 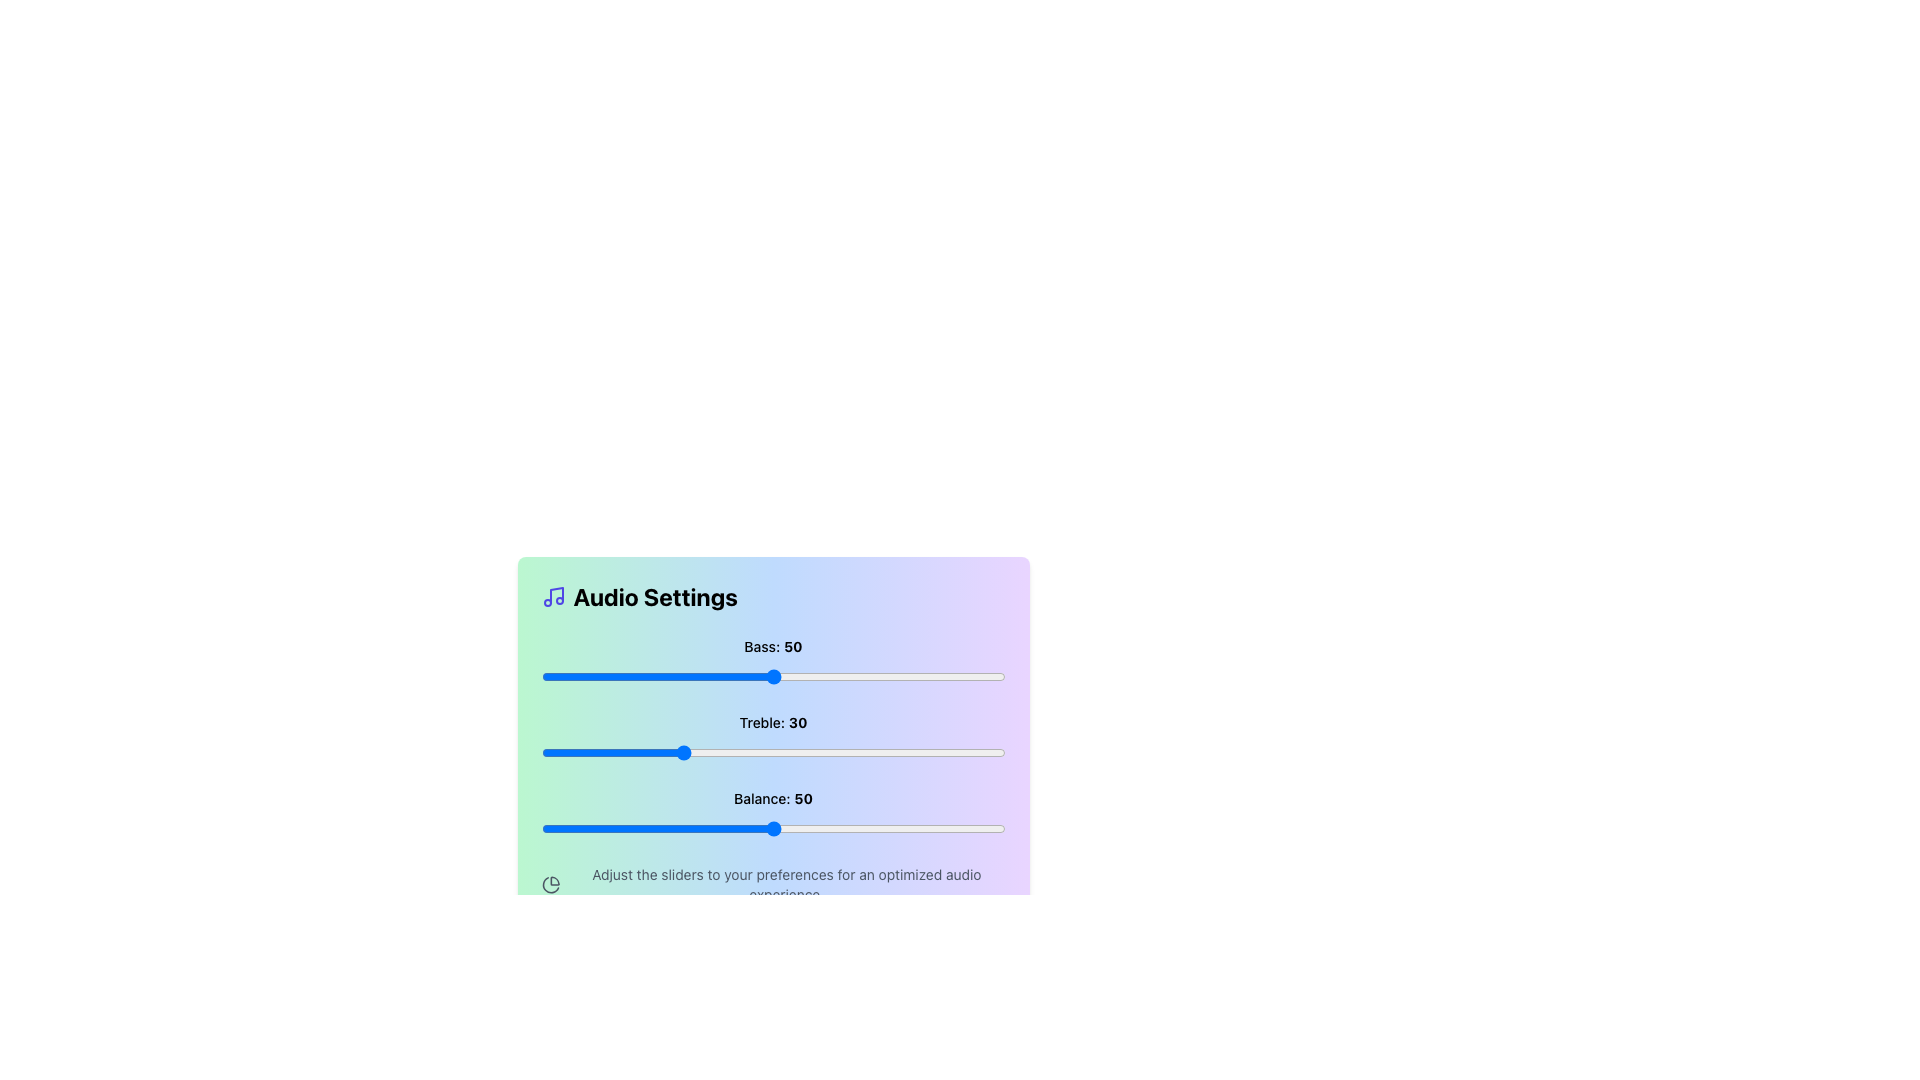 I want to click on the pie chart icon in a minimalist style located at the bottom-left of the 'Audio Settings' card, adjacent to a text description, so click(x=550, y=883).